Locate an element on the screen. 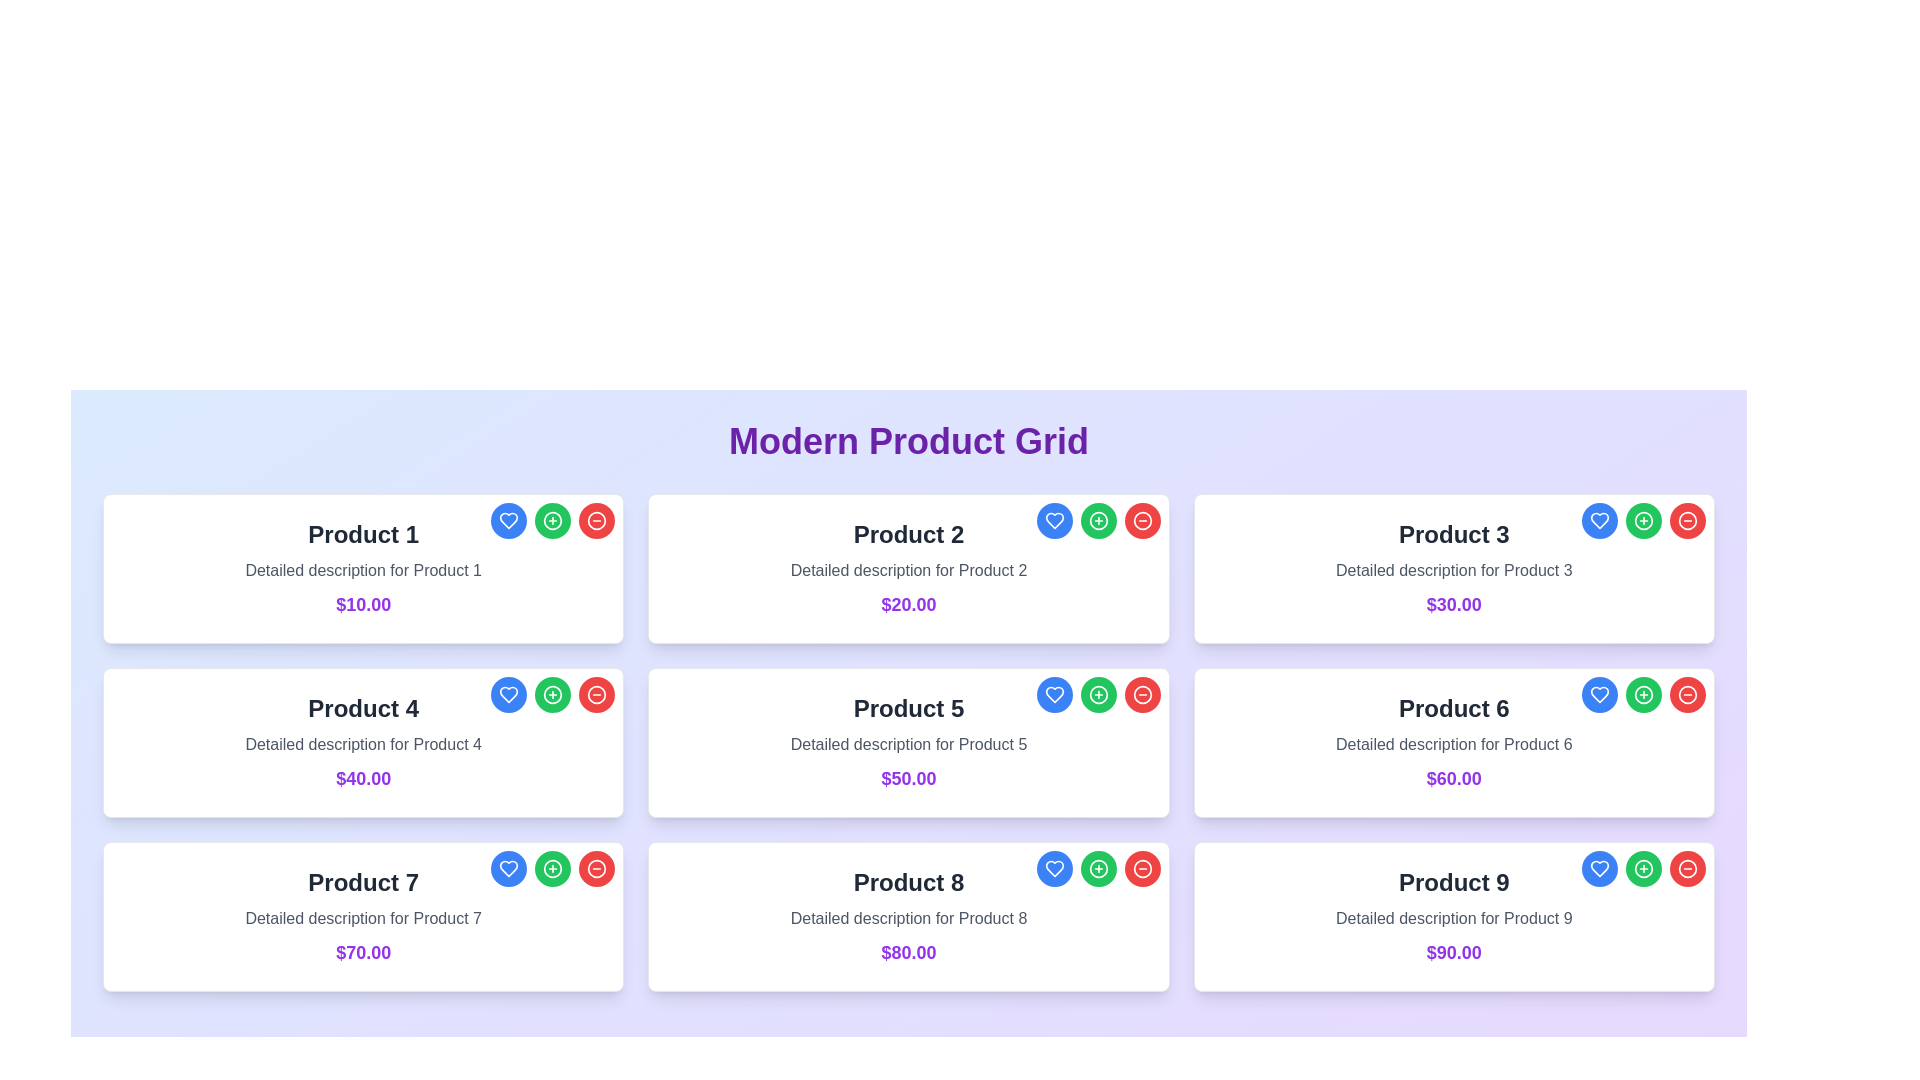 This screenshot has width=1920, height=1080. the text label displaying 'Product 1', which is bold and large, located at the top of its product card is located at coordinates (363, 534).